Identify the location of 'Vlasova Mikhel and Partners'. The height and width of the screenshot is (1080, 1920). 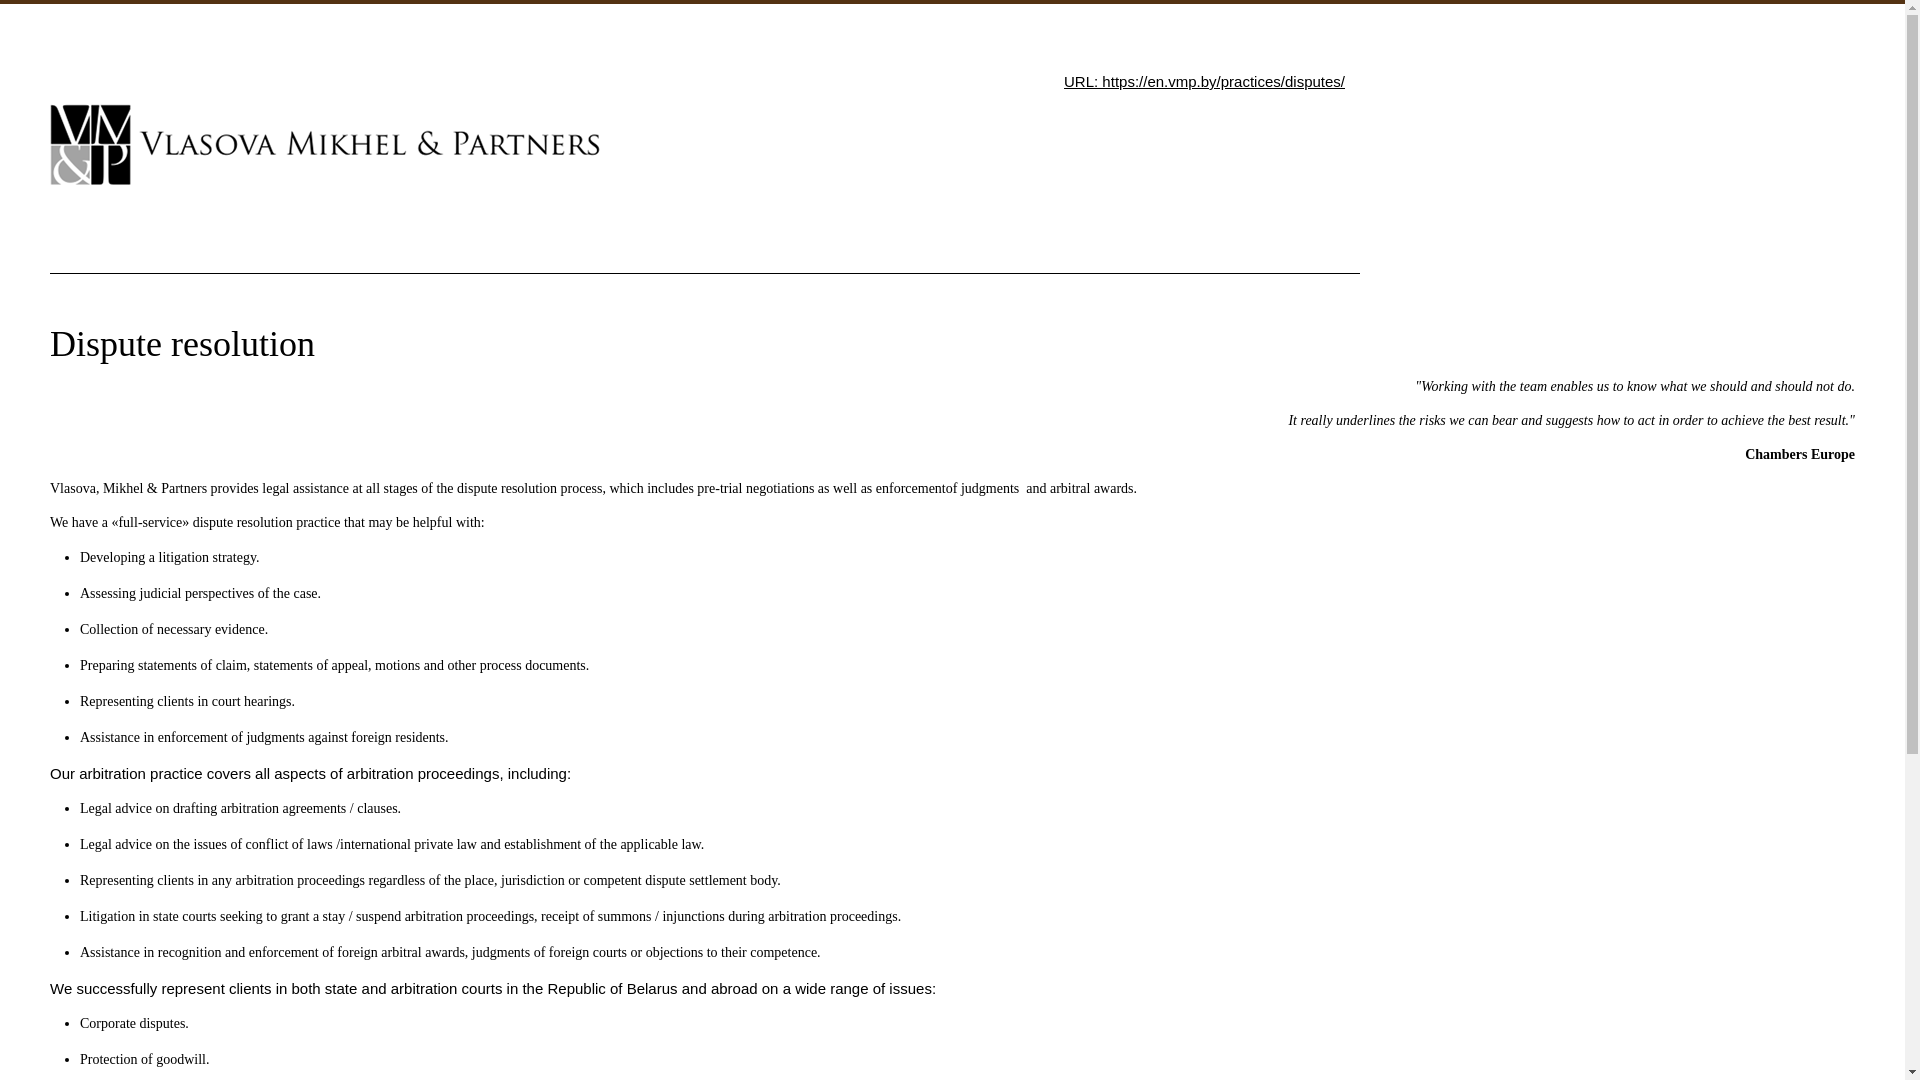
(325, 143).